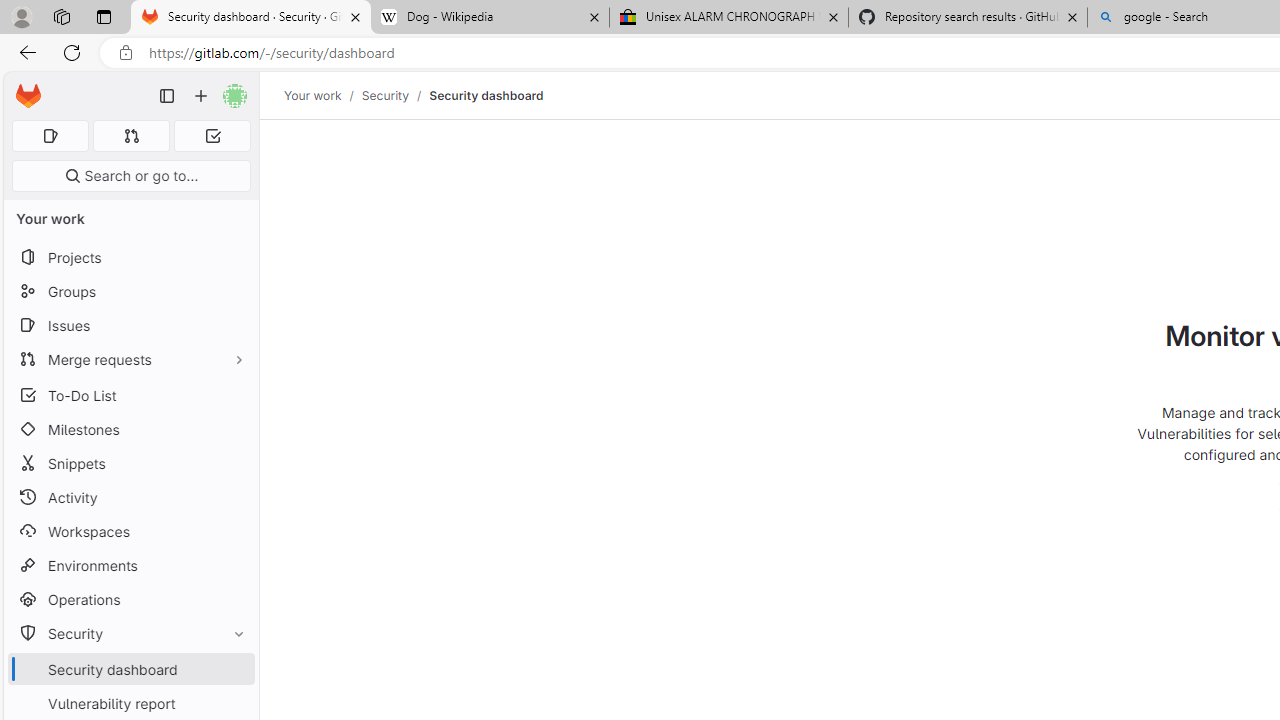 This screenshot has height=720, width=1280. Describe the element at coordinates (130, 135) in the screenshot. I see `'Merge requests 0'` at that location.